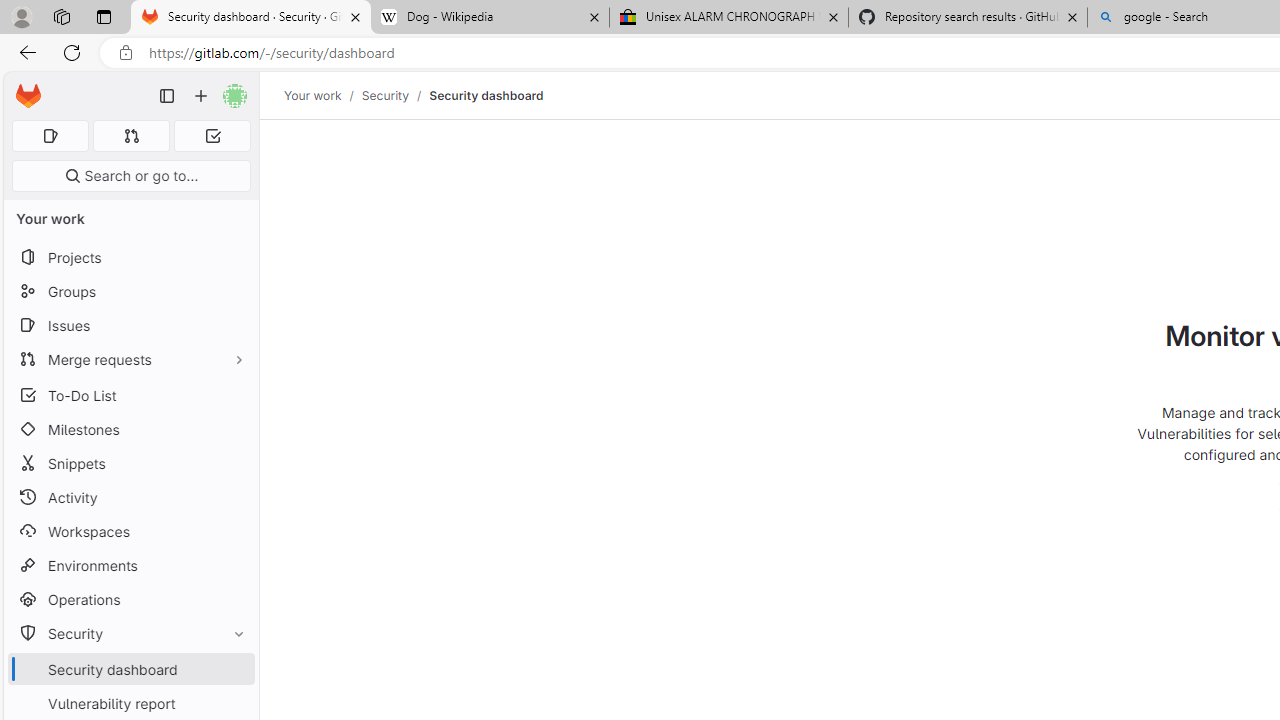 This screenshot has height=720, width=1280. Describe the element at coordinates (130, 135) in the screenshot. I see `'Merge requests 0'` at that location.